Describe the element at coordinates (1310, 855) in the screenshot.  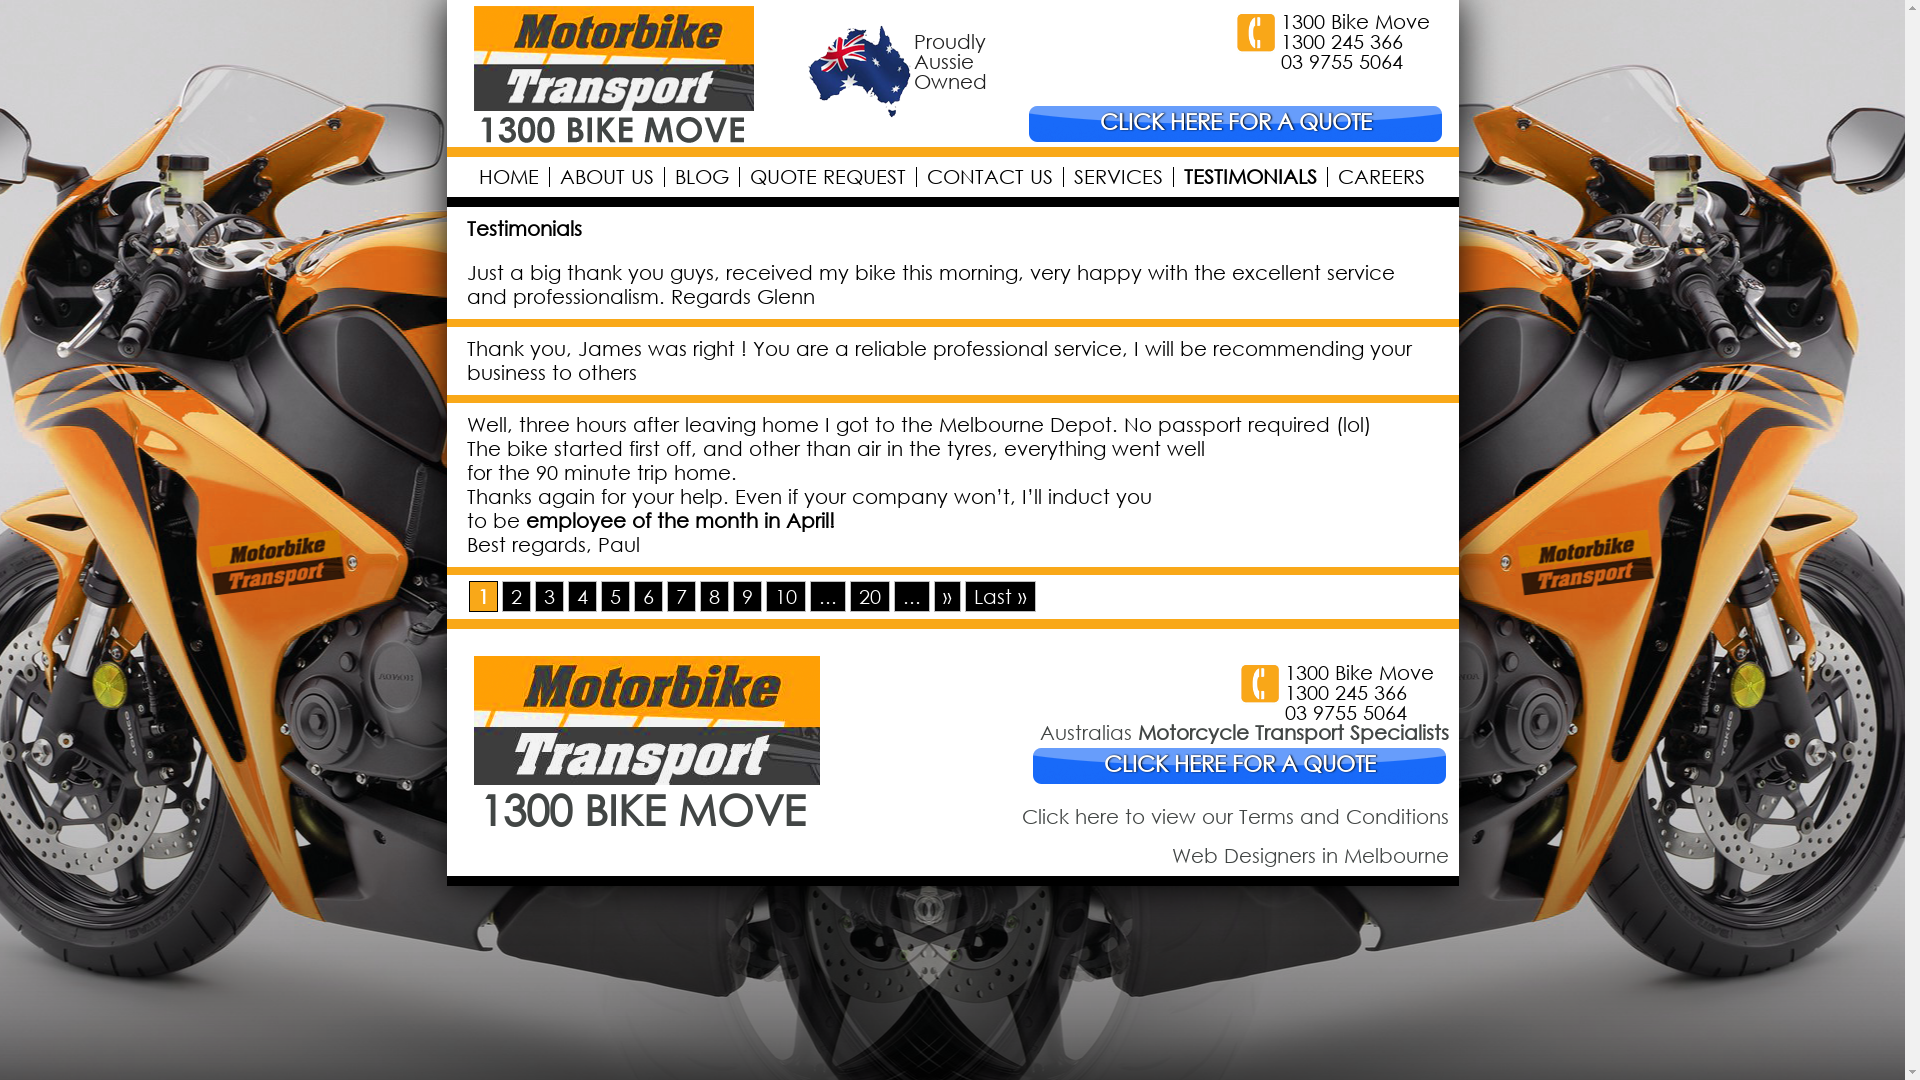
I see `'Web Designers in Melbourne'` at that location.